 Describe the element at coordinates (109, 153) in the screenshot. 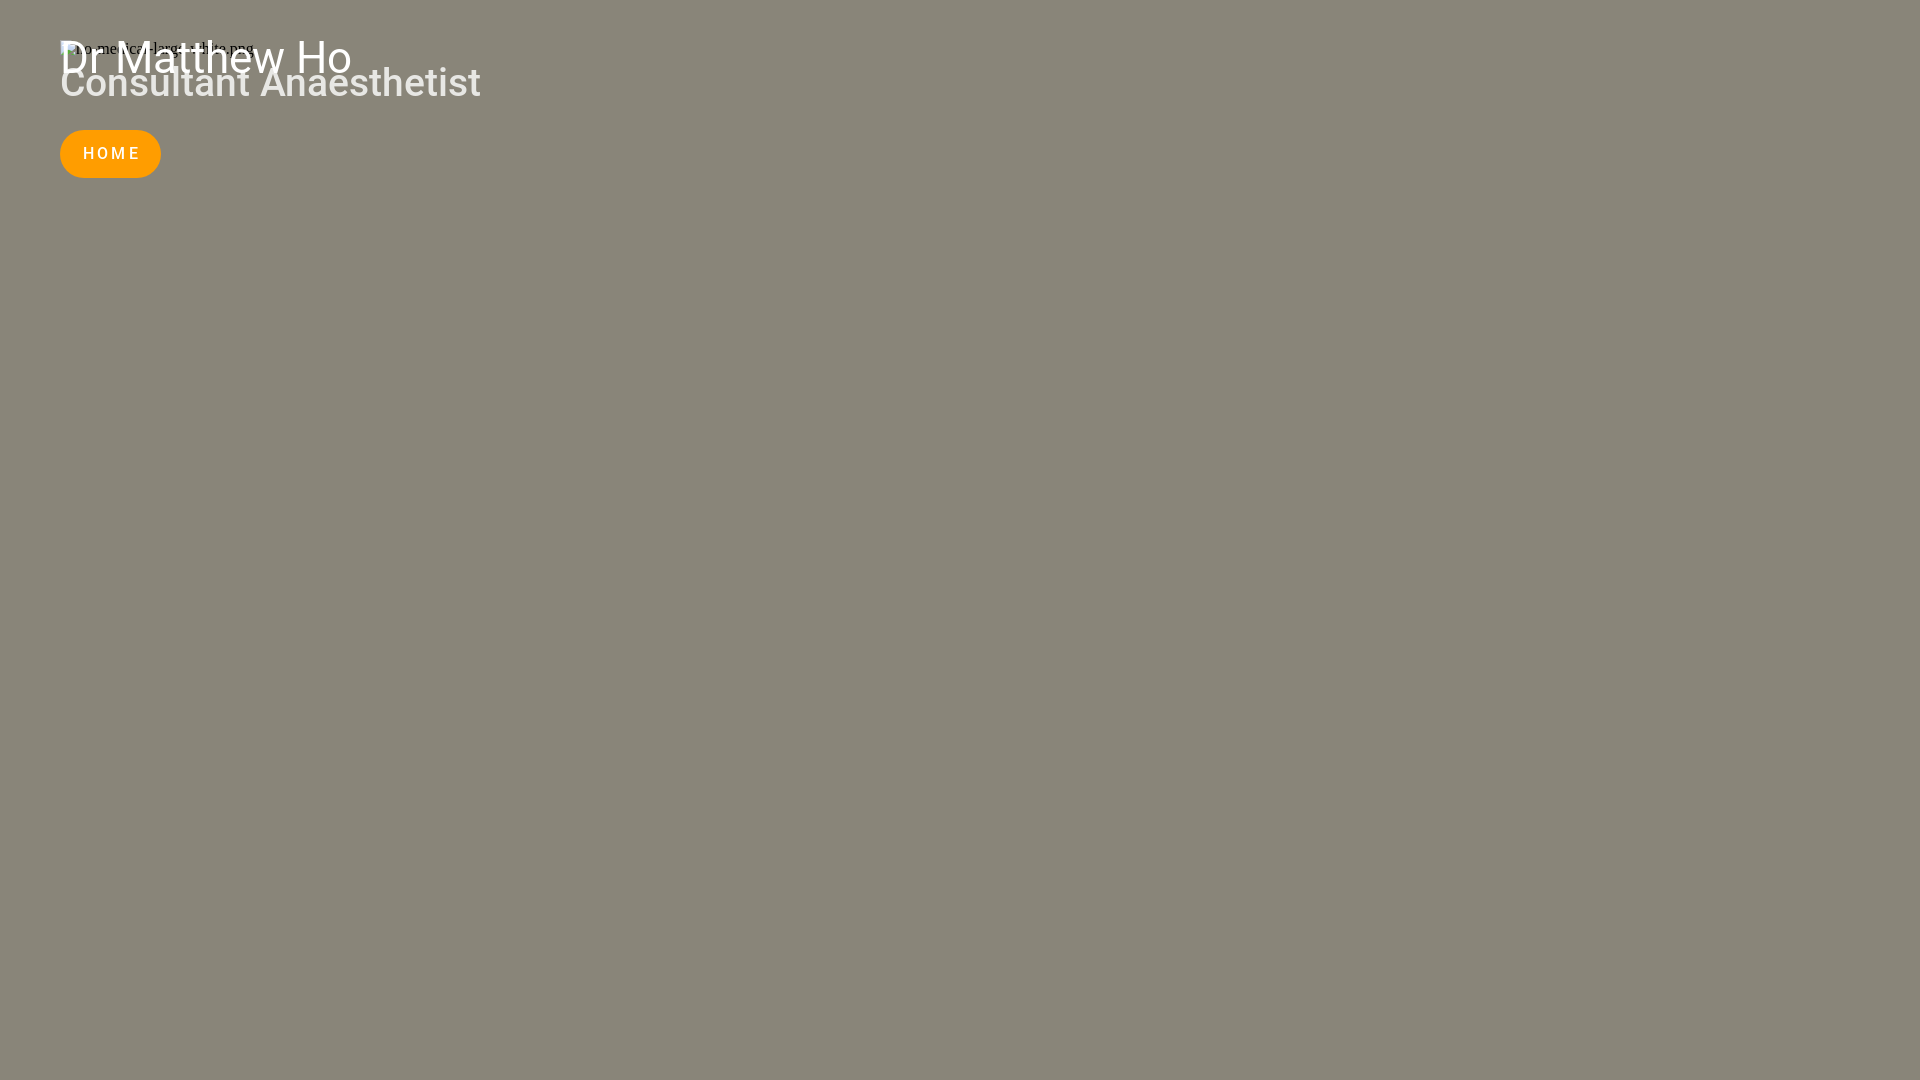

I see `'HOME'` at that location.